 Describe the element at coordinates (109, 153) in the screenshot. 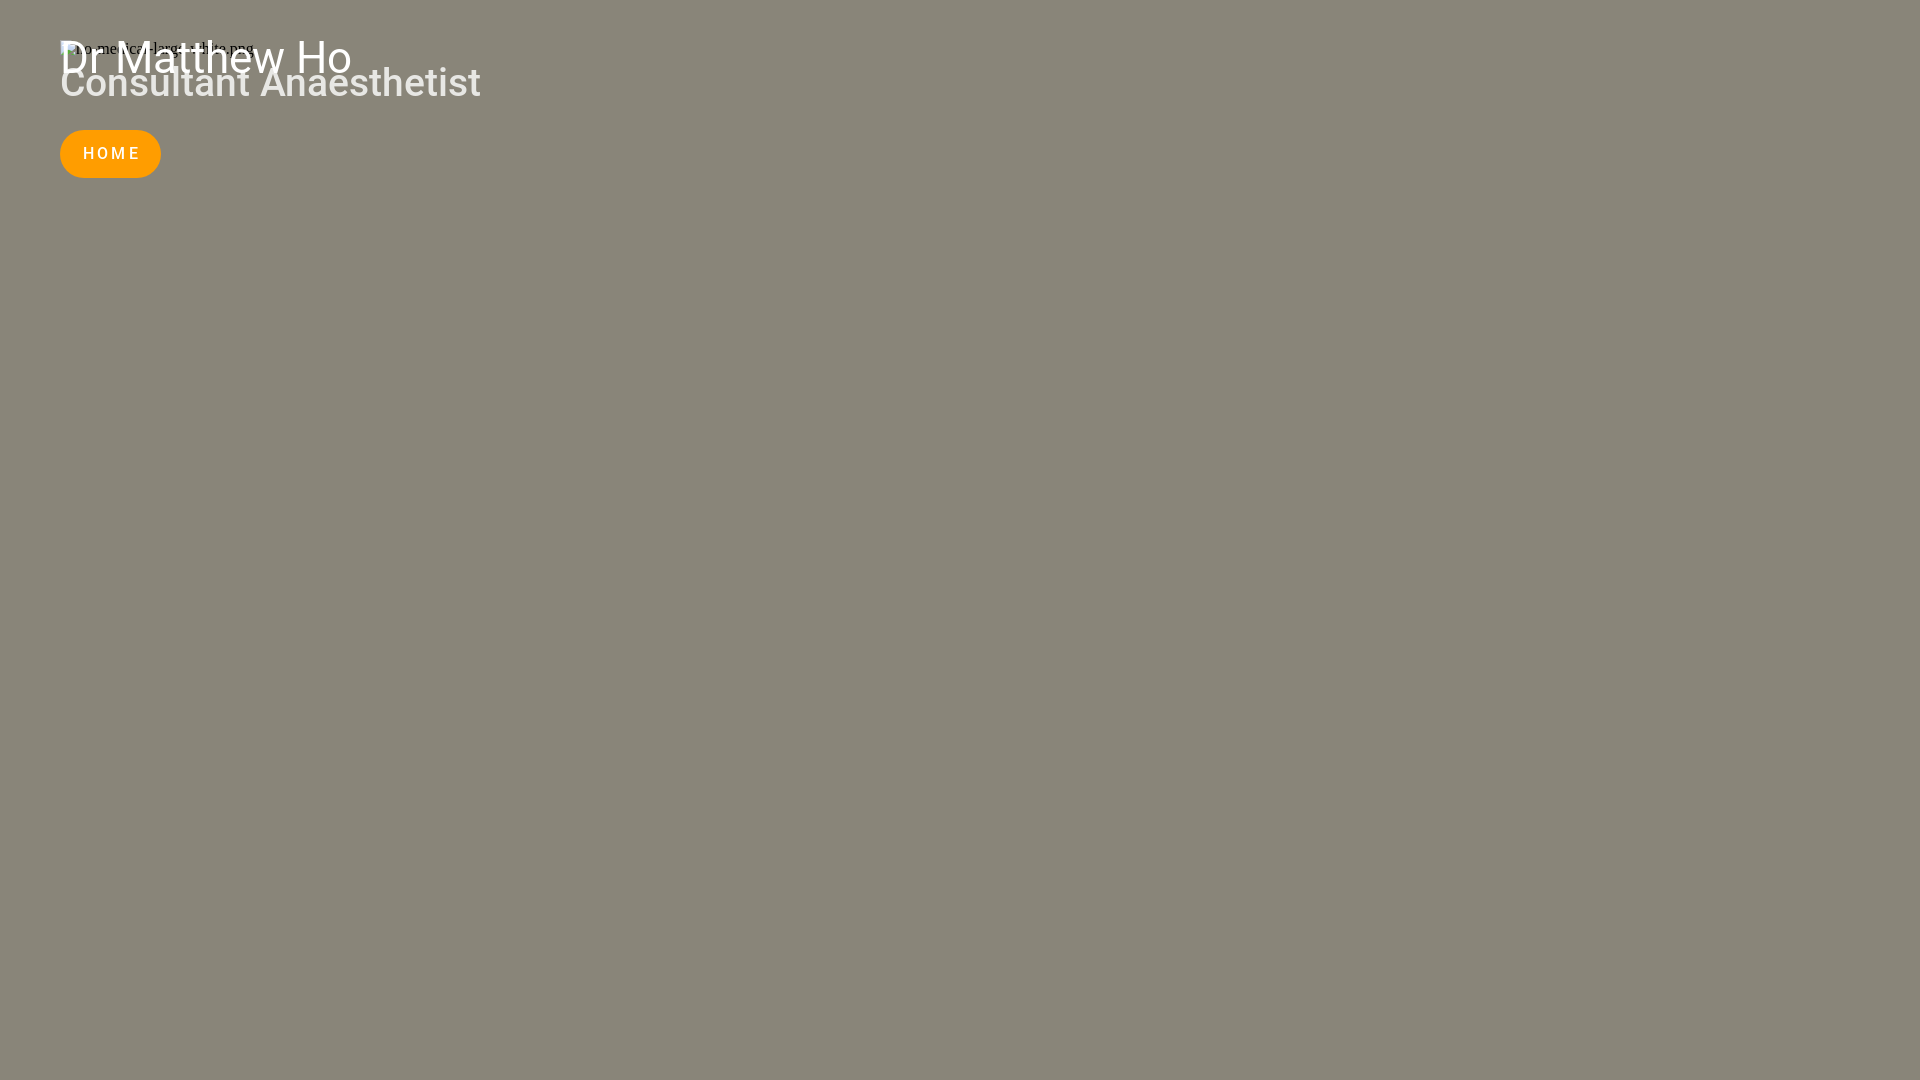

I see `'HOME'` at that location.